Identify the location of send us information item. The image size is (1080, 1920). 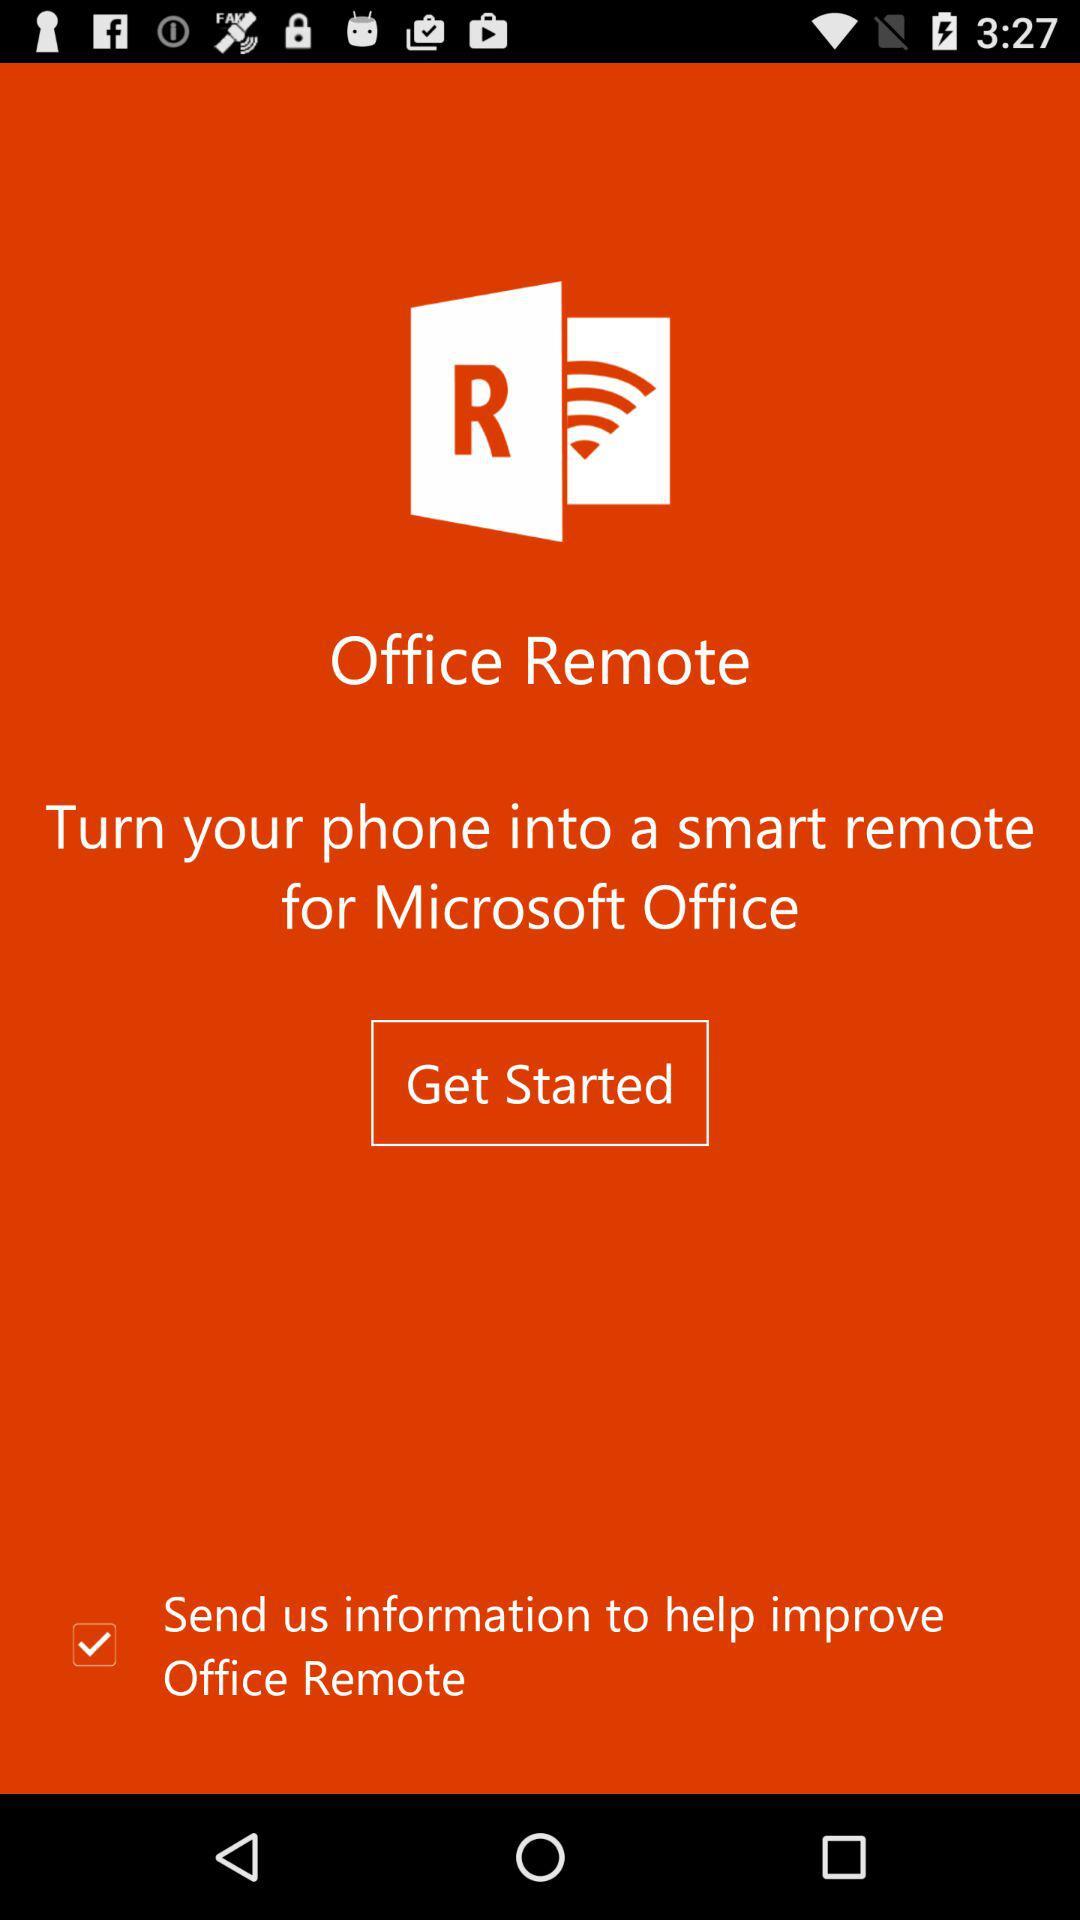
(540, 1645).